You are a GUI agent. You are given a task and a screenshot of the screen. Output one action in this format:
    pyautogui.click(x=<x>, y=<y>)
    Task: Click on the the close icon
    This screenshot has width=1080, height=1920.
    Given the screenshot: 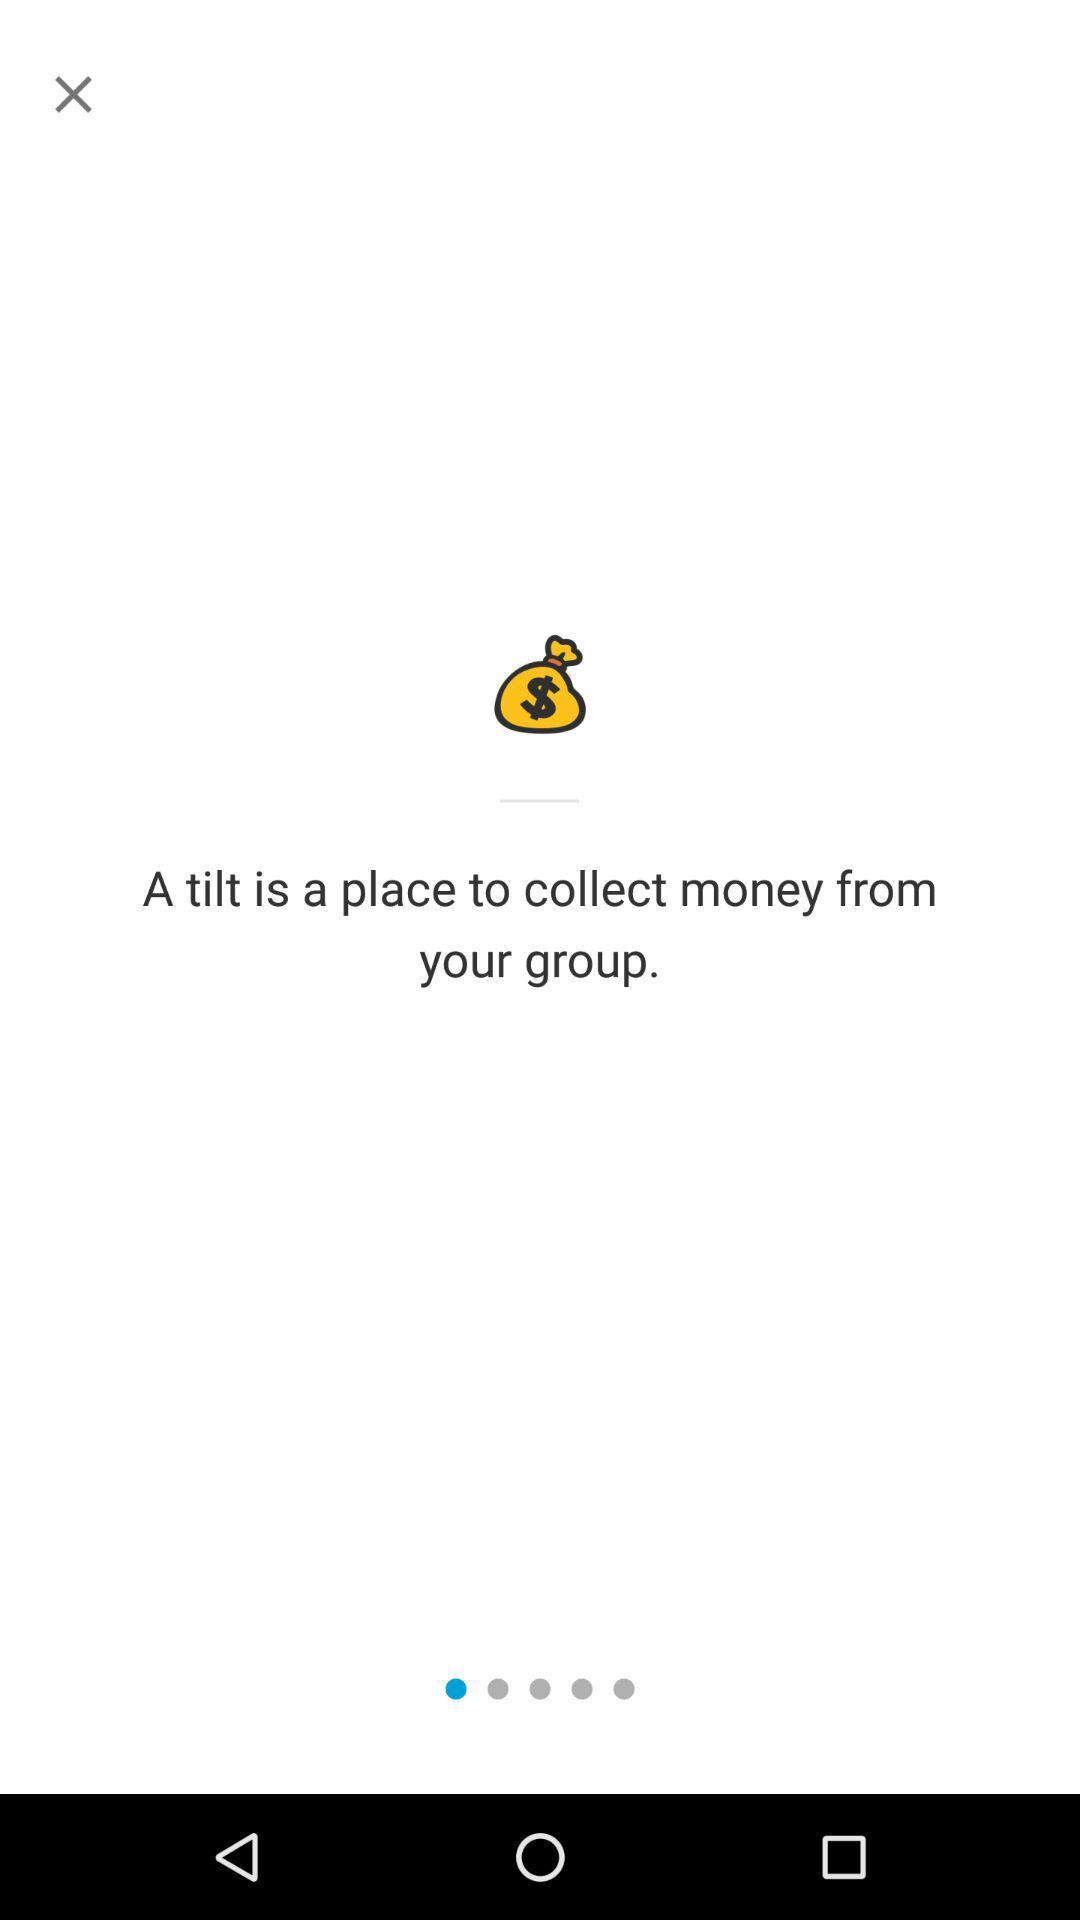 What is the action you would take?
    pyautogui.click(x=72, y=93)
    